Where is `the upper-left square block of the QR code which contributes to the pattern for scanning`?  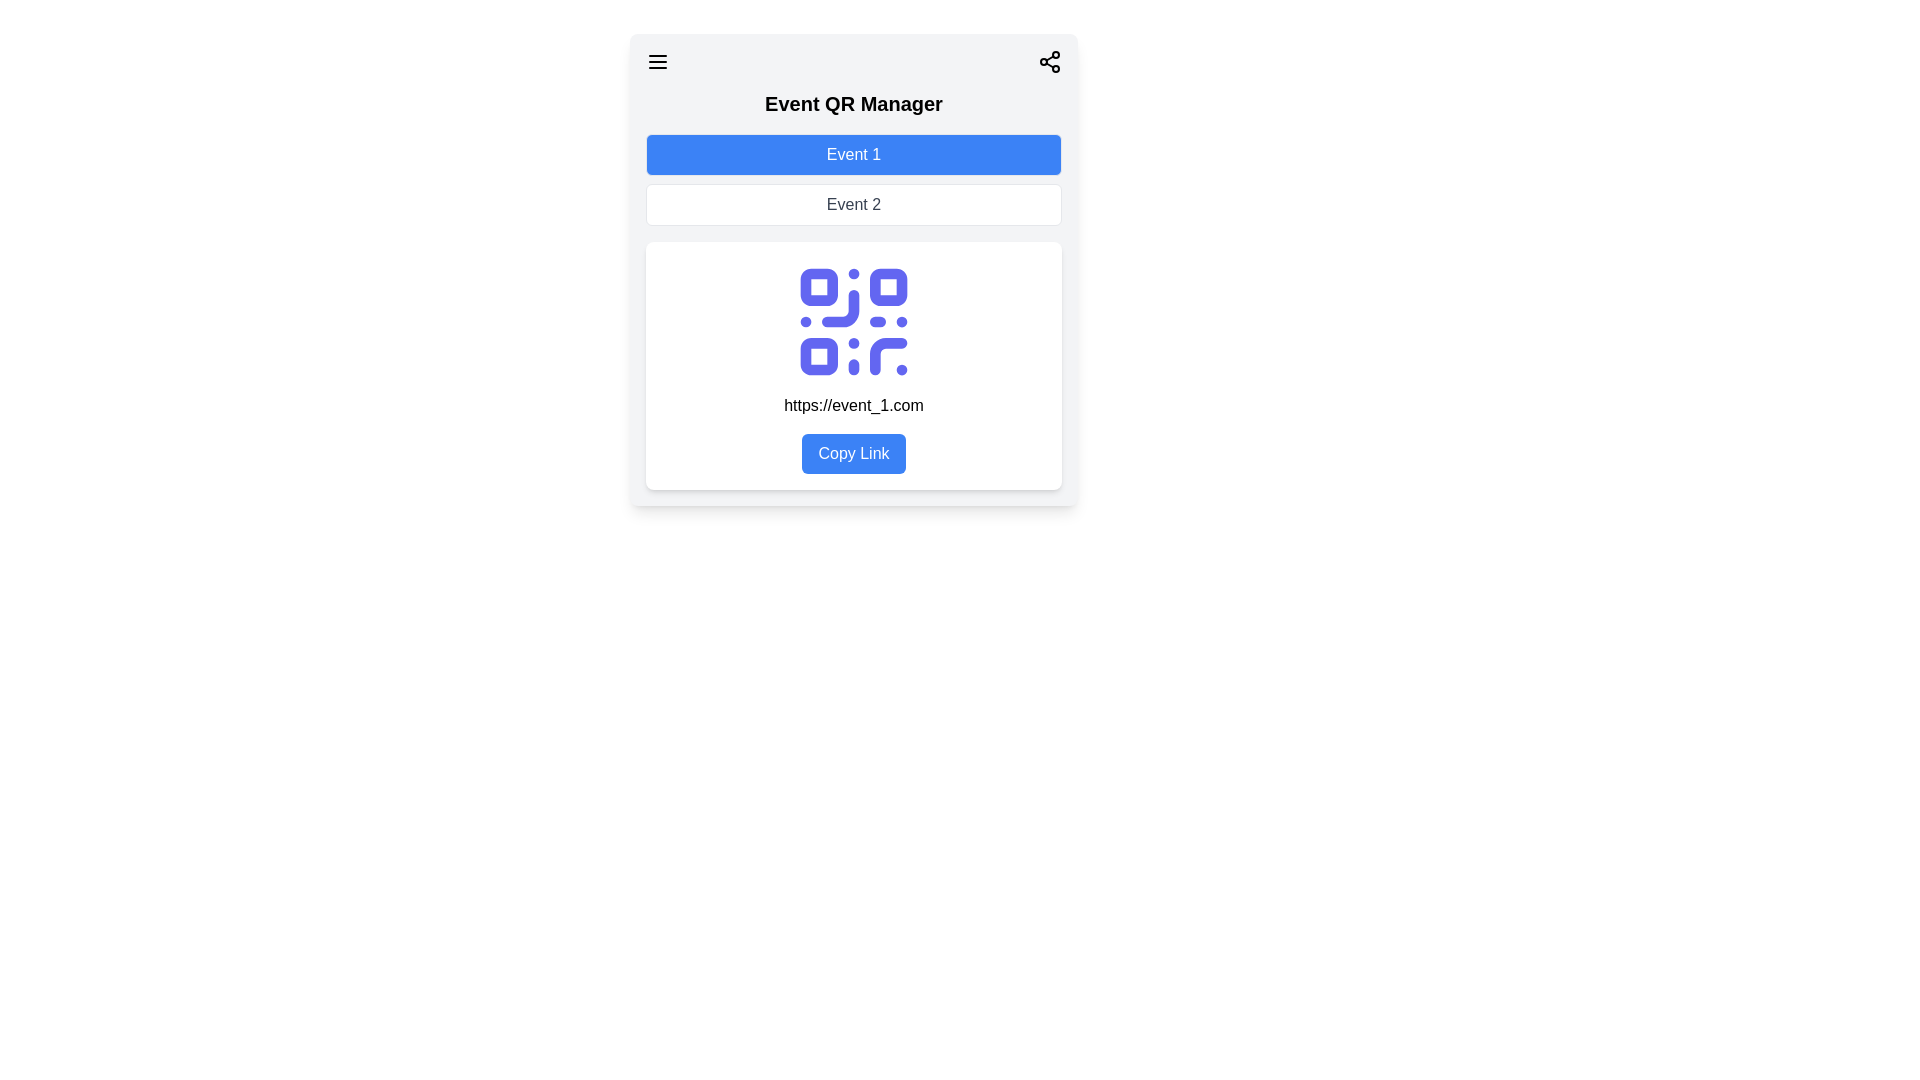
the upper-left square block of the QR code which contributes to the pattern for scanning is located at coordinates (819, 287).